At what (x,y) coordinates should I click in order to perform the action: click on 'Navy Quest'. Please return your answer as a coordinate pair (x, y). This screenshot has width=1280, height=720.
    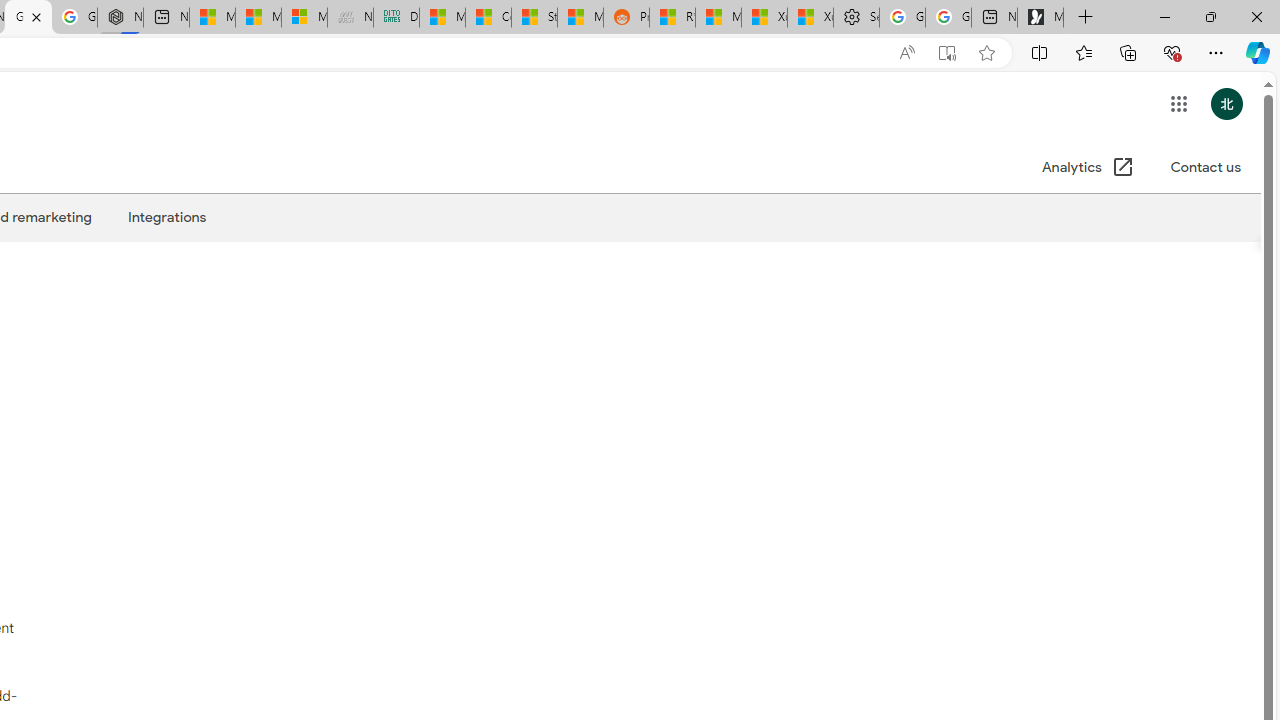
    Looking at the image, I should click on (350, 17).